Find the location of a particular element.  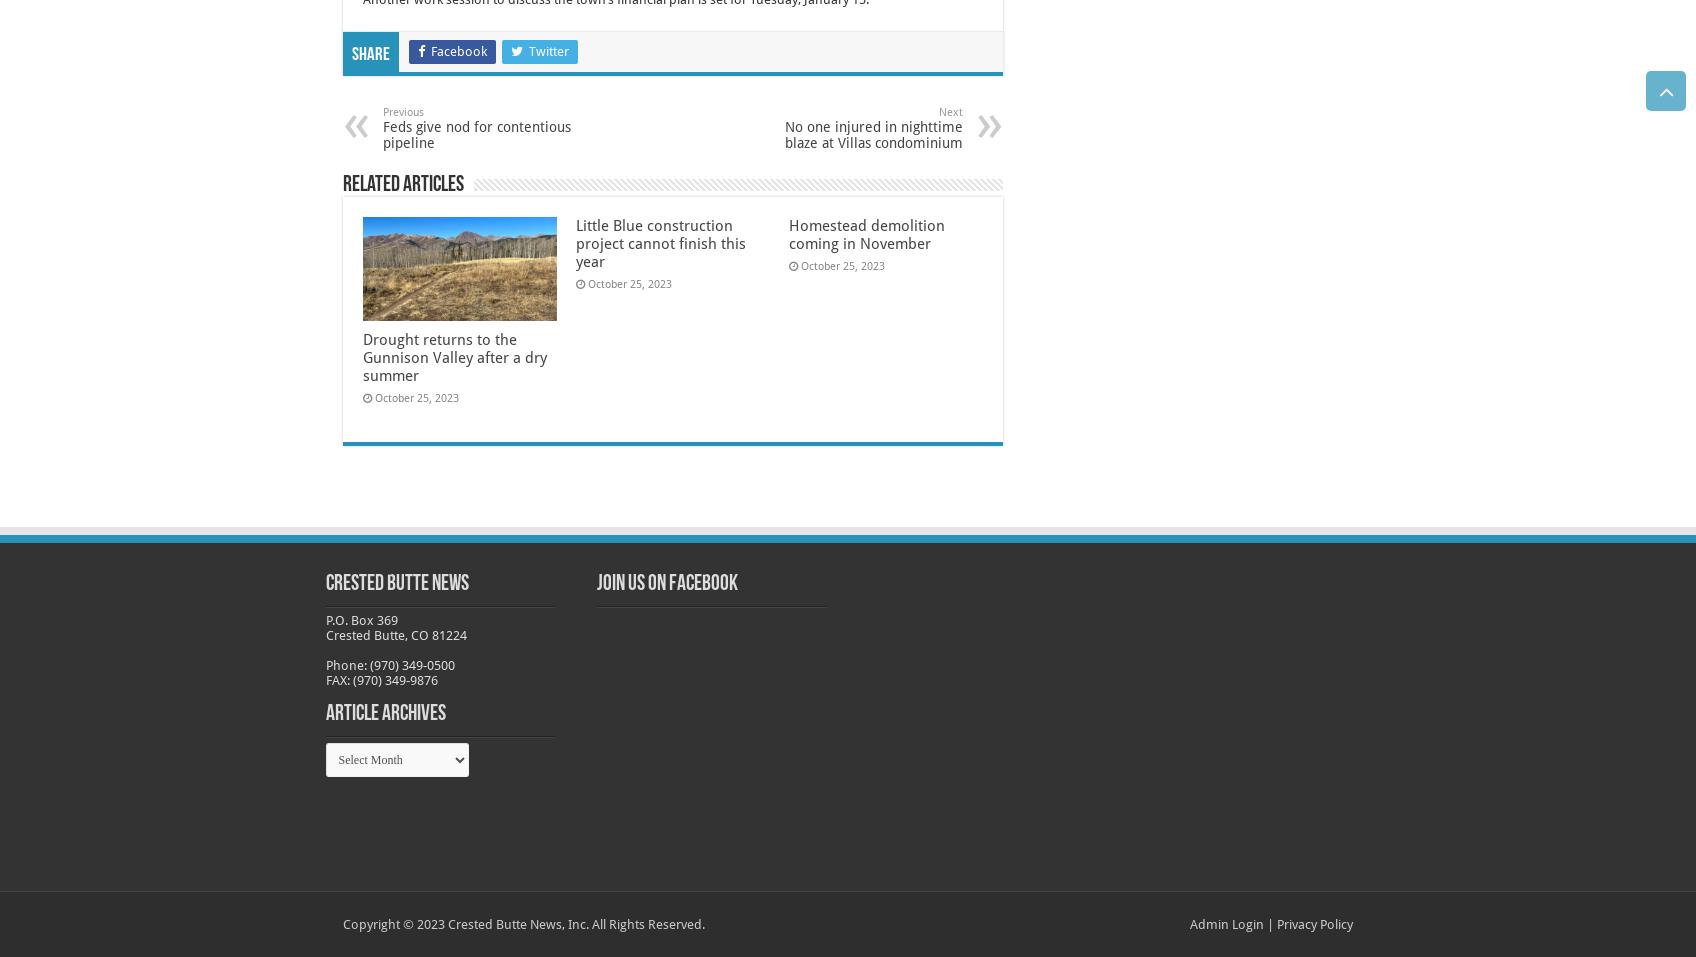

'Next' is located at coordinates (949, 112).